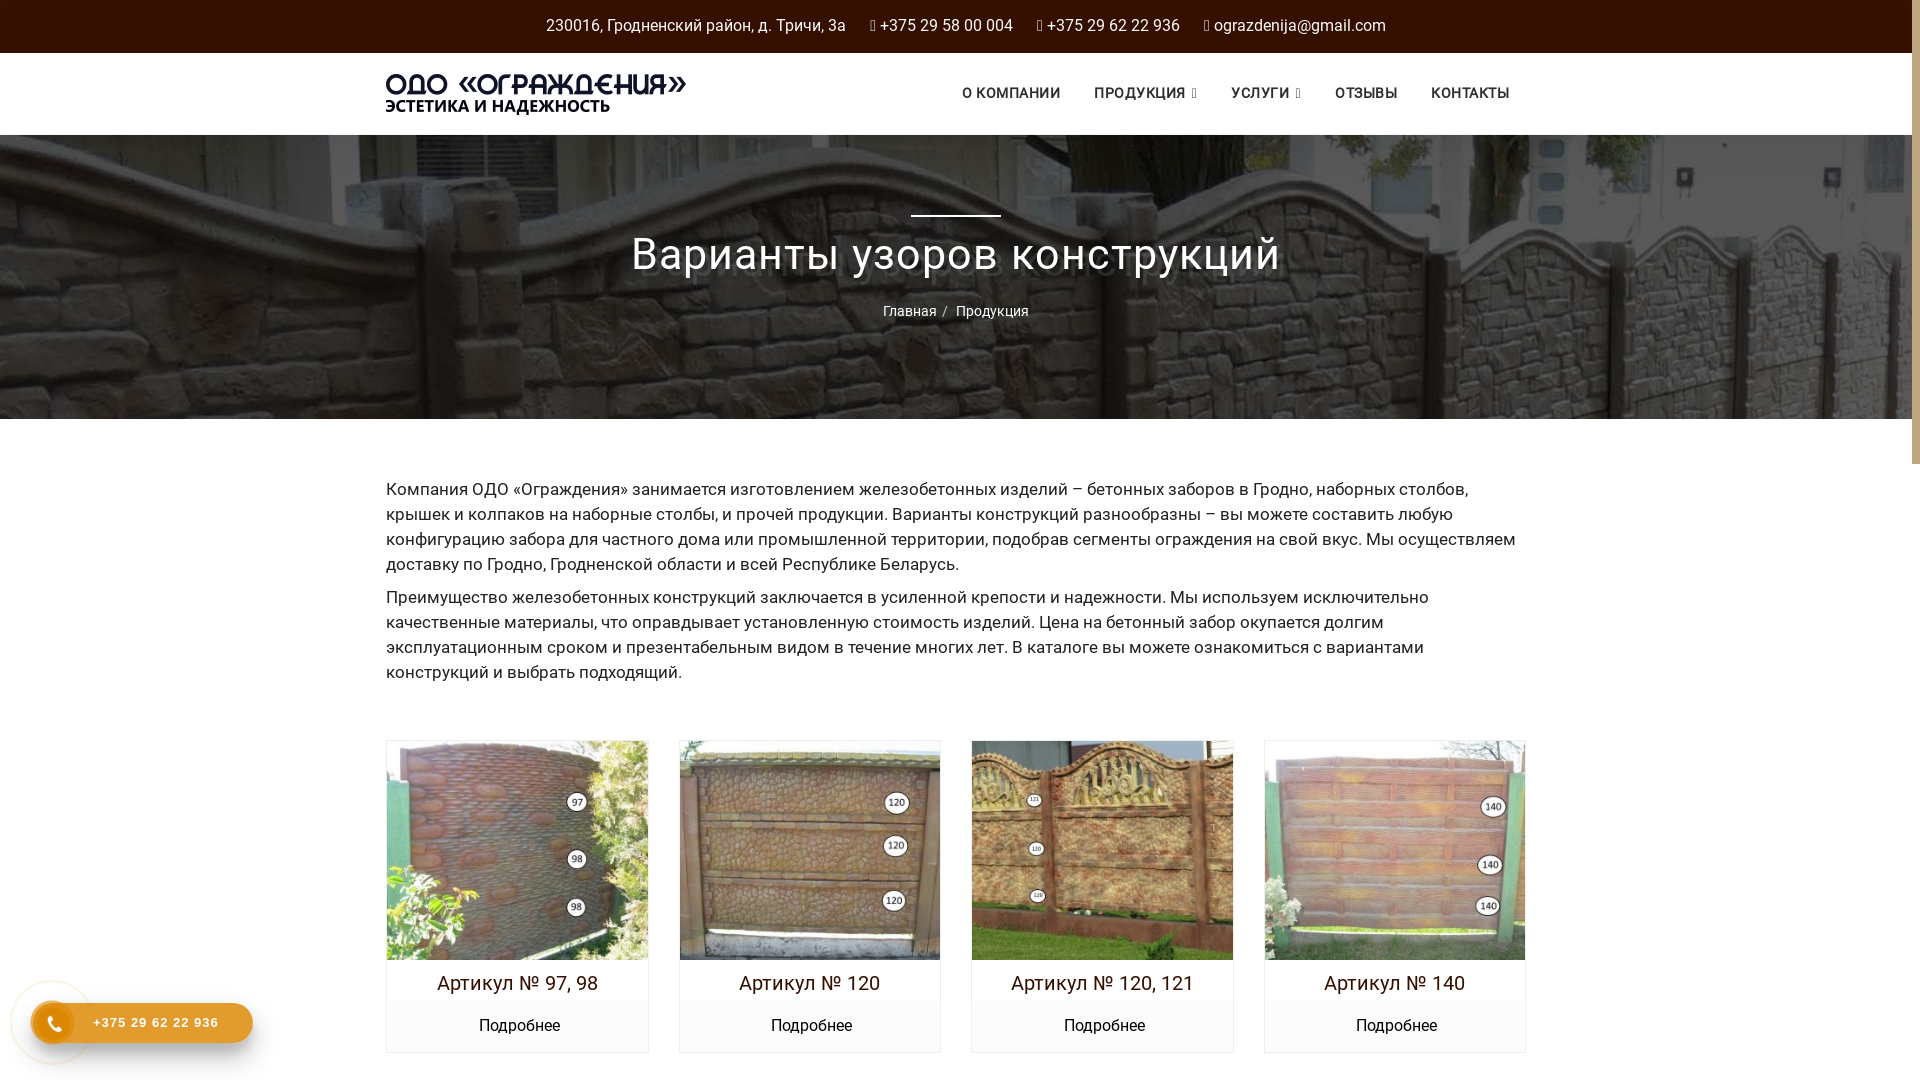 Image resolution: width=1920 pixels, height=1080 pixels. I want to click on '+375 29 62 22 936', so click(1112, 25).